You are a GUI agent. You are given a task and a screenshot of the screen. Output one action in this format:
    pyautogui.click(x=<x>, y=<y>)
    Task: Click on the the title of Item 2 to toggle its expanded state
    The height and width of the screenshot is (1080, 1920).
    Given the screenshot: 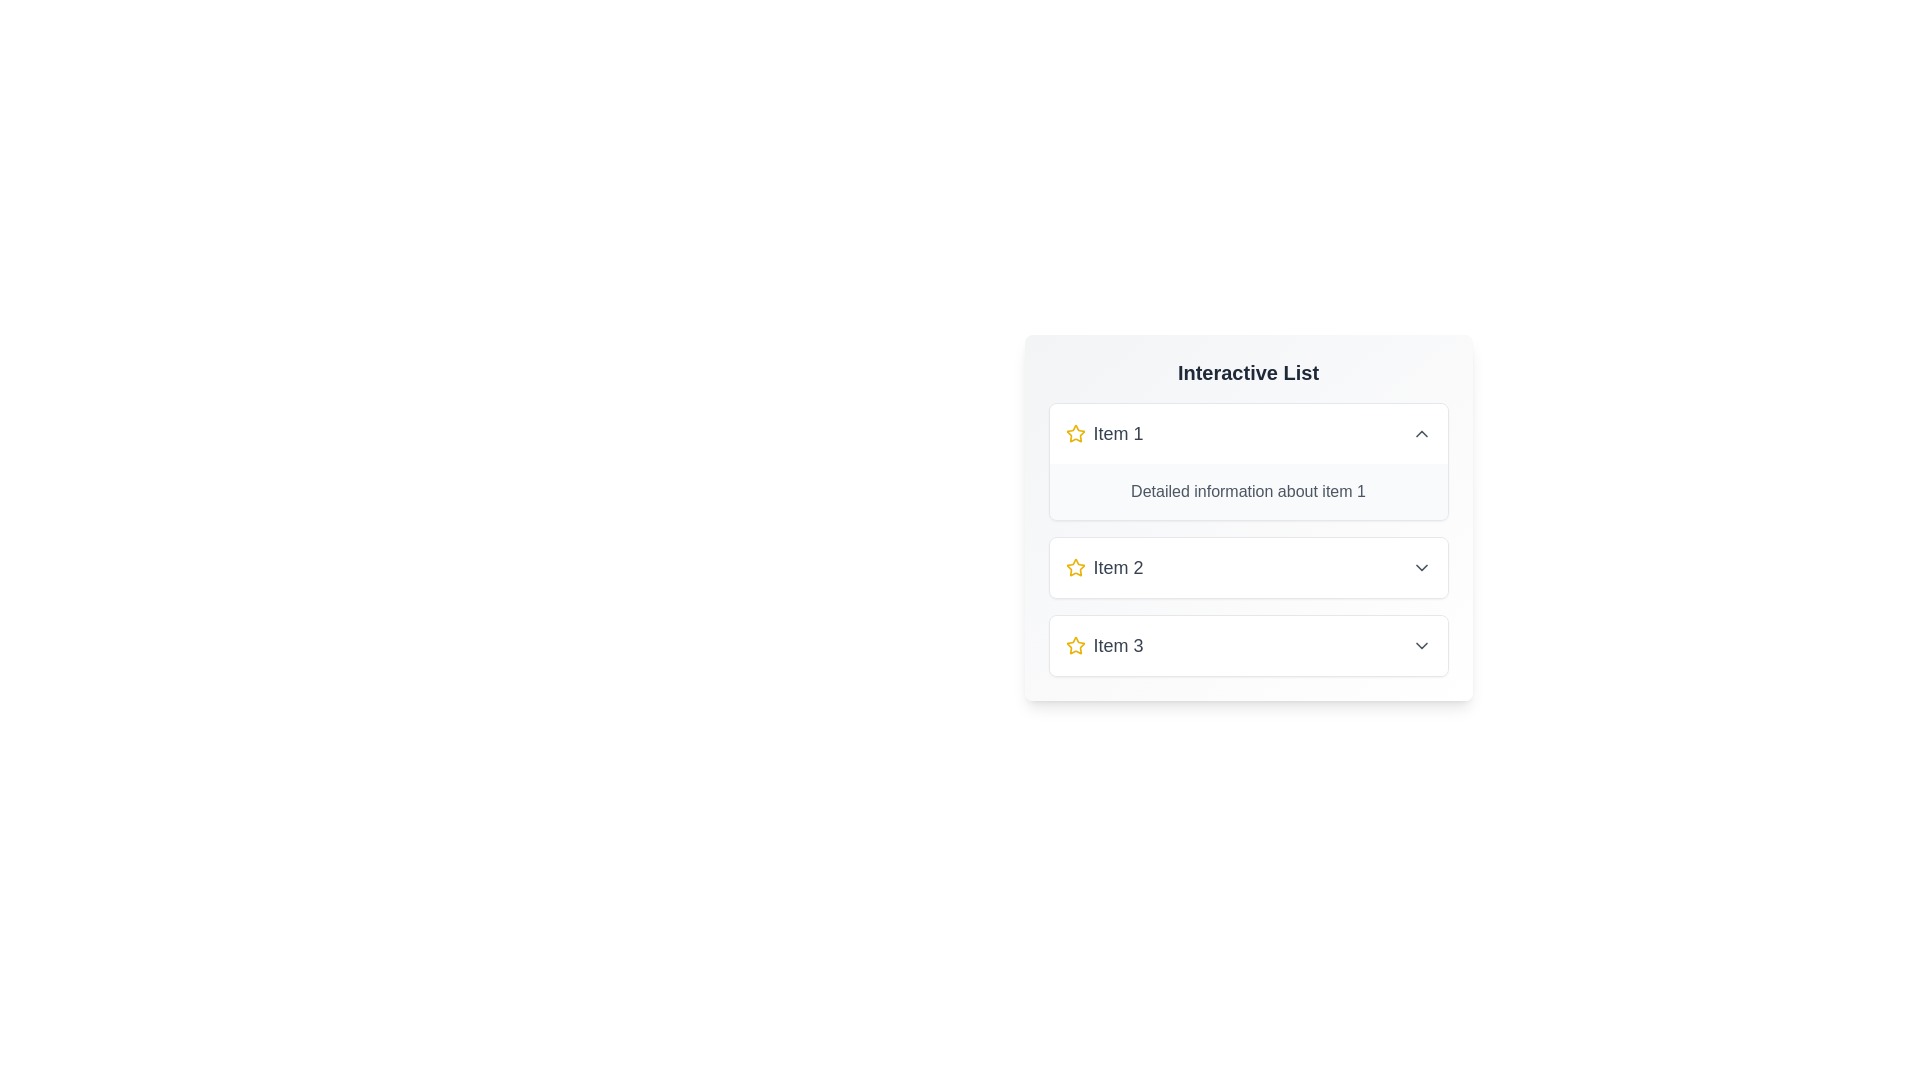 What is the action you would take?
    pyautogui.click(x=1247, y=567)
    